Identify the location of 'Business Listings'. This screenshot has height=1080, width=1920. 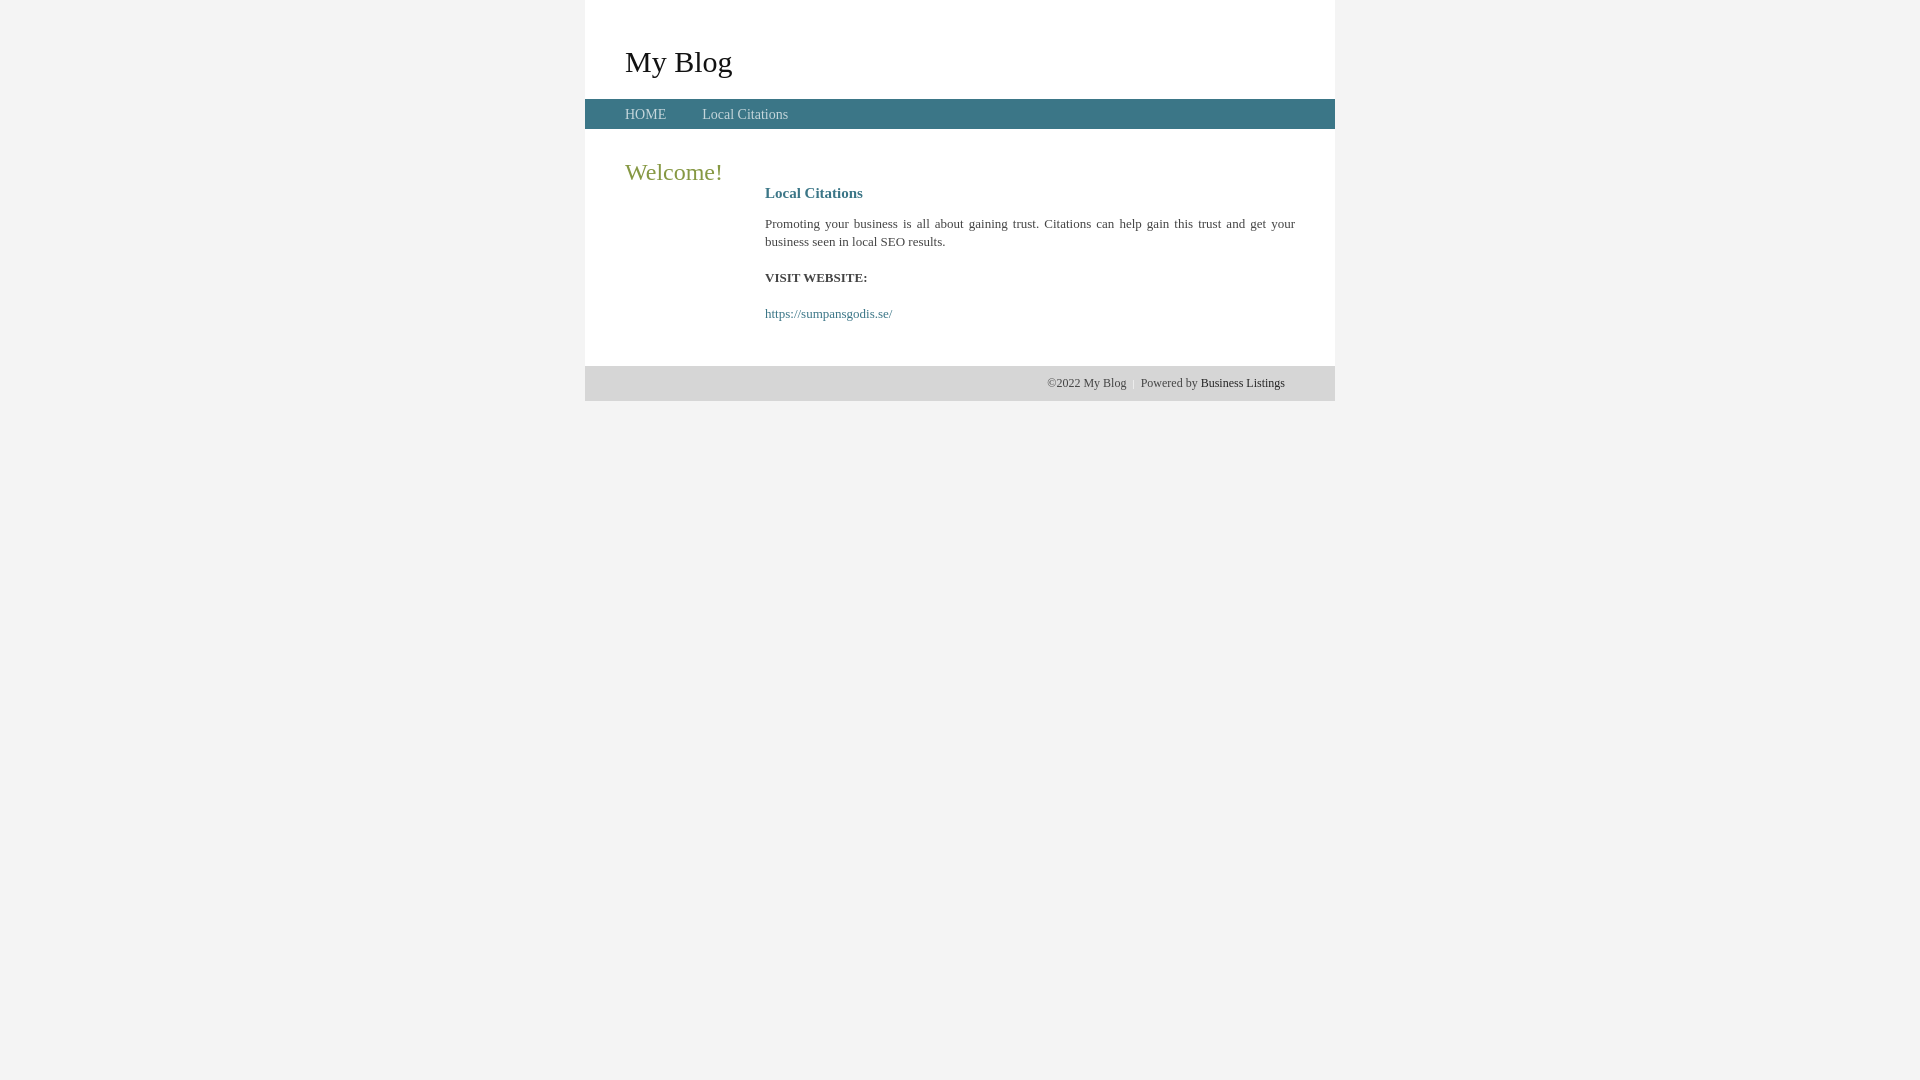
(1242, 382).